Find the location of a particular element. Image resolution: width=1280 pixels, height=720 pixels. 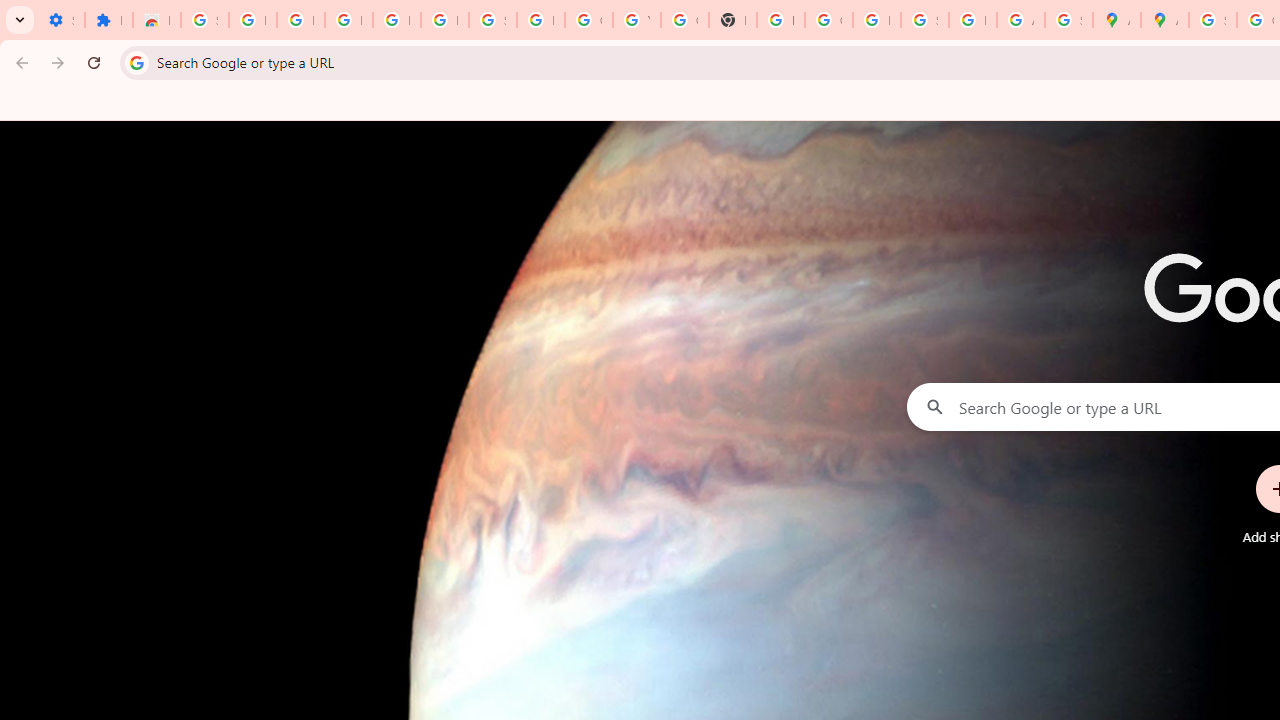

'Reload' is located at coordinates (93, 61).